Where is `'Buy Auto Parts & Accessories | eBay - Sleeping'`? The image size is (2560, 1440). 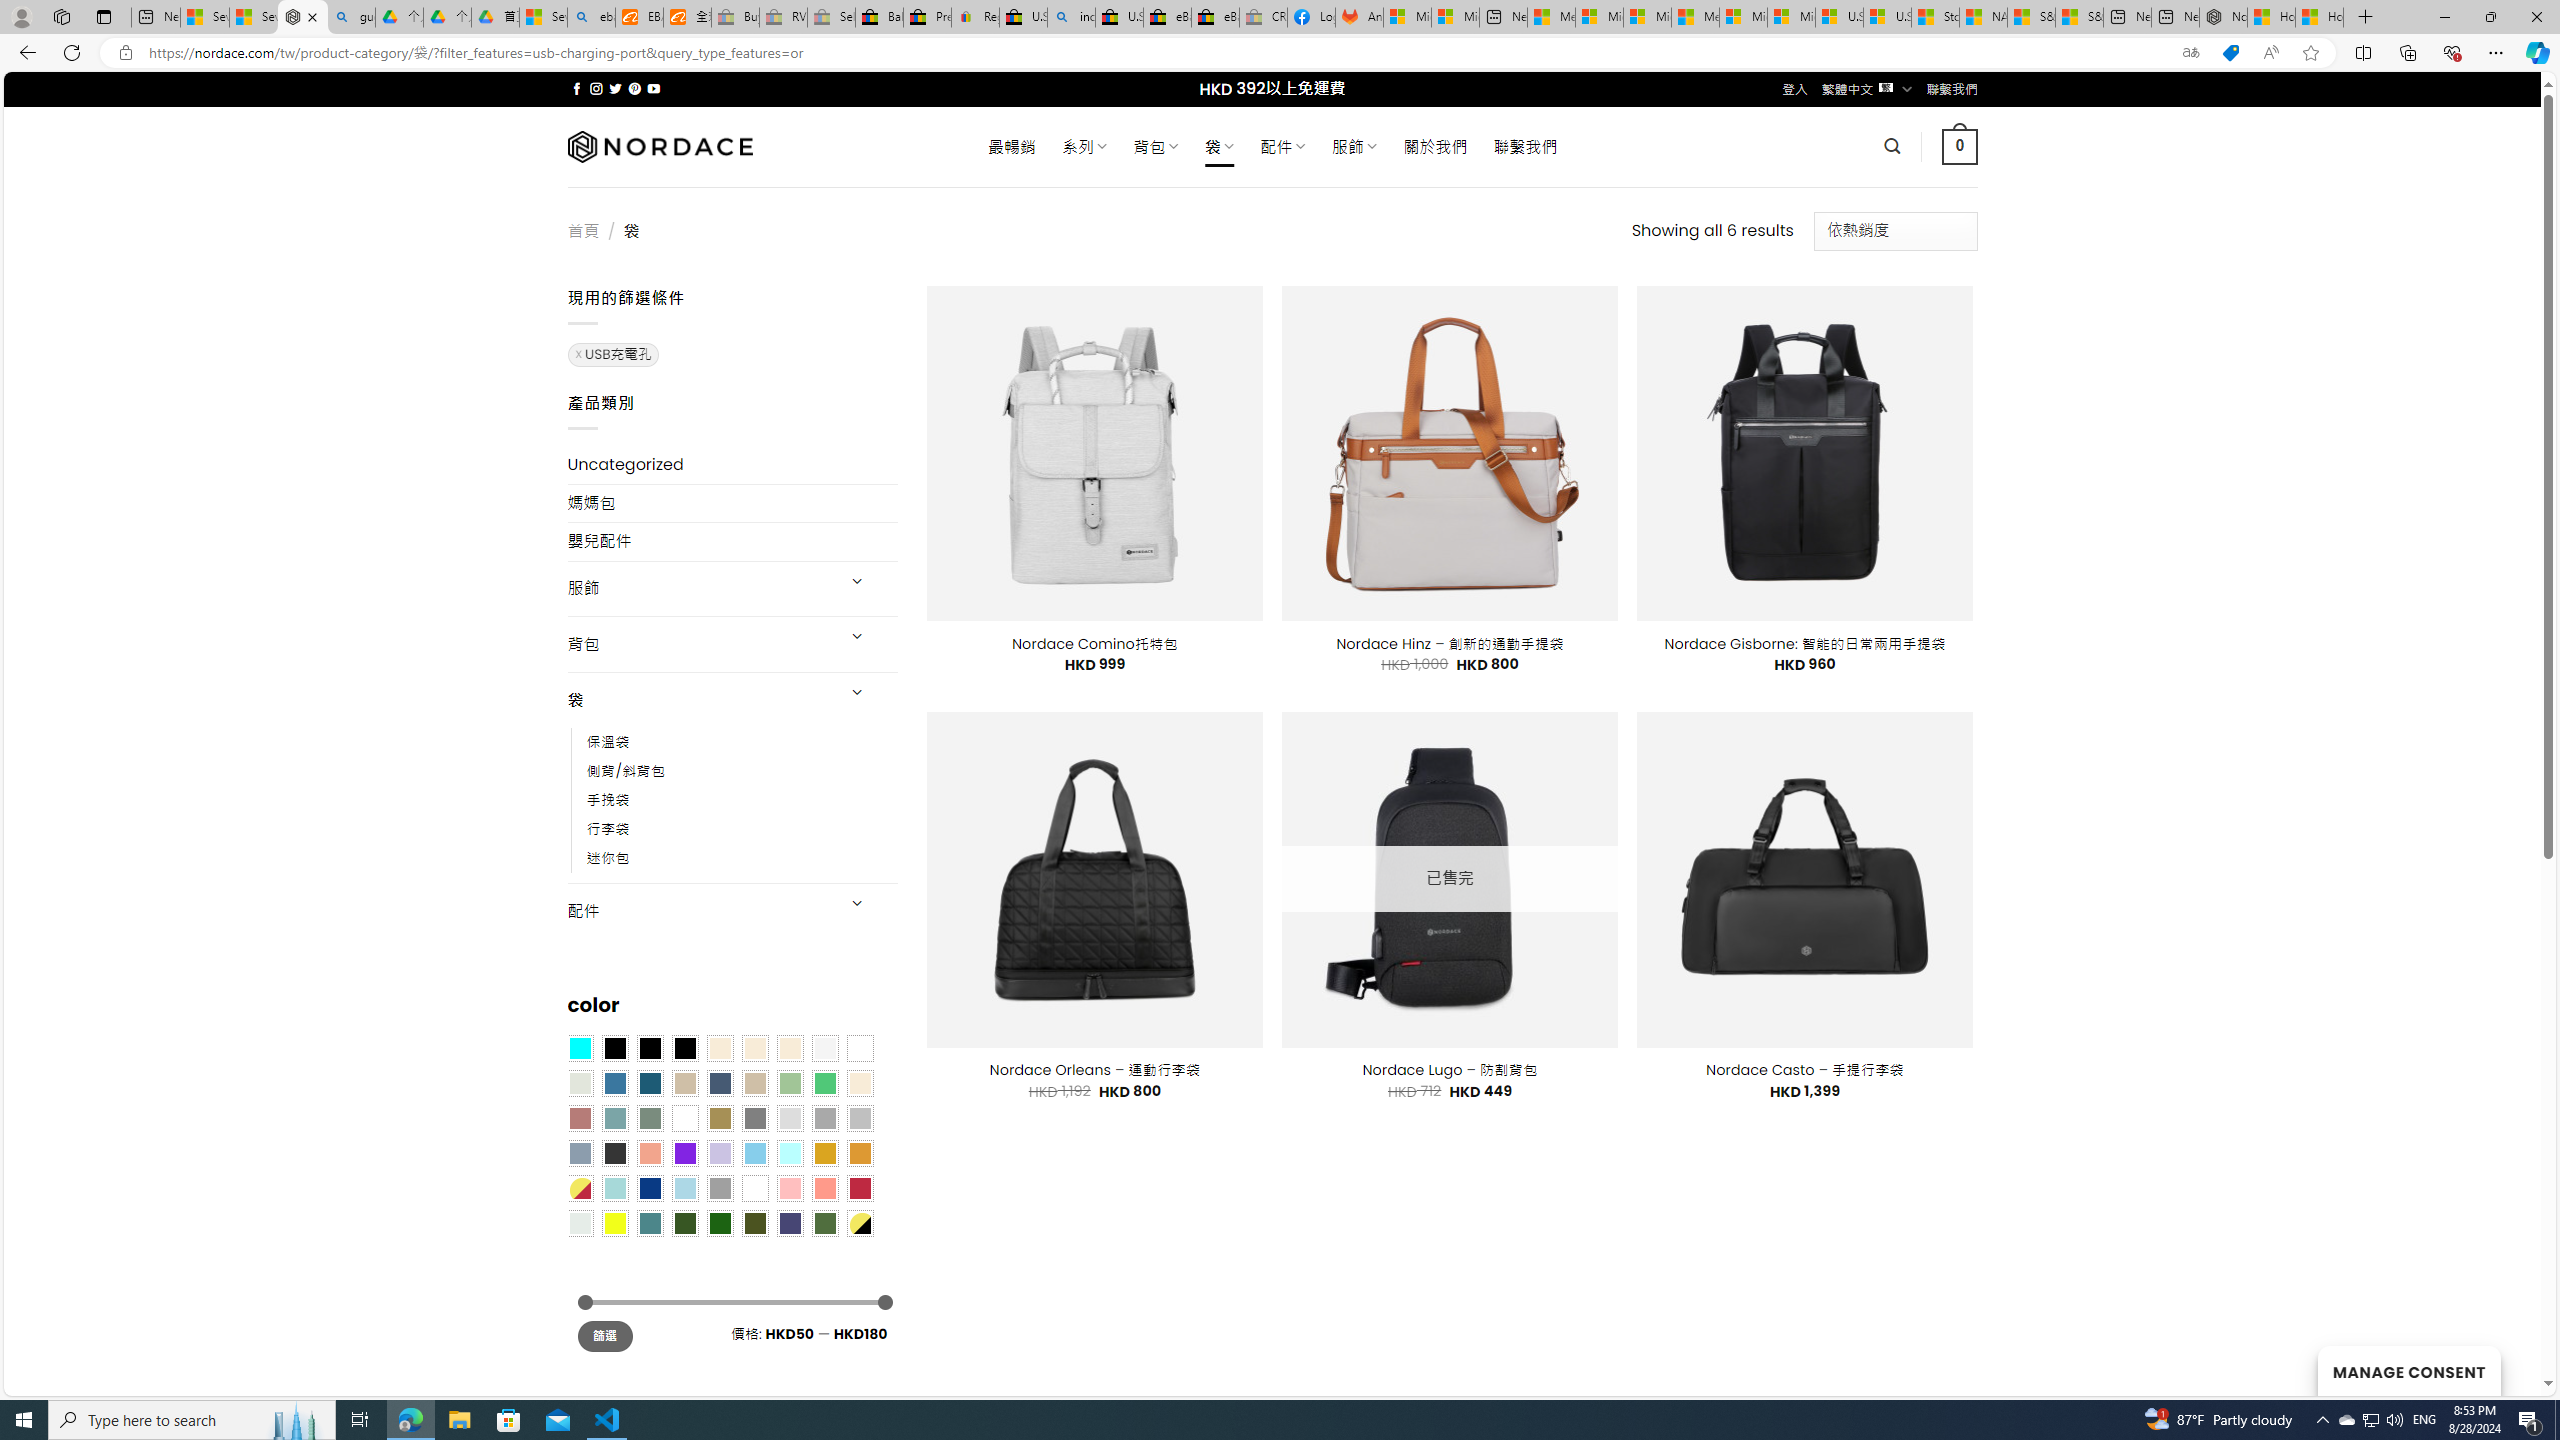
'Buy Auto Parts & Accessories | eBay - Sleeping' is located at coordinates (735, 16).